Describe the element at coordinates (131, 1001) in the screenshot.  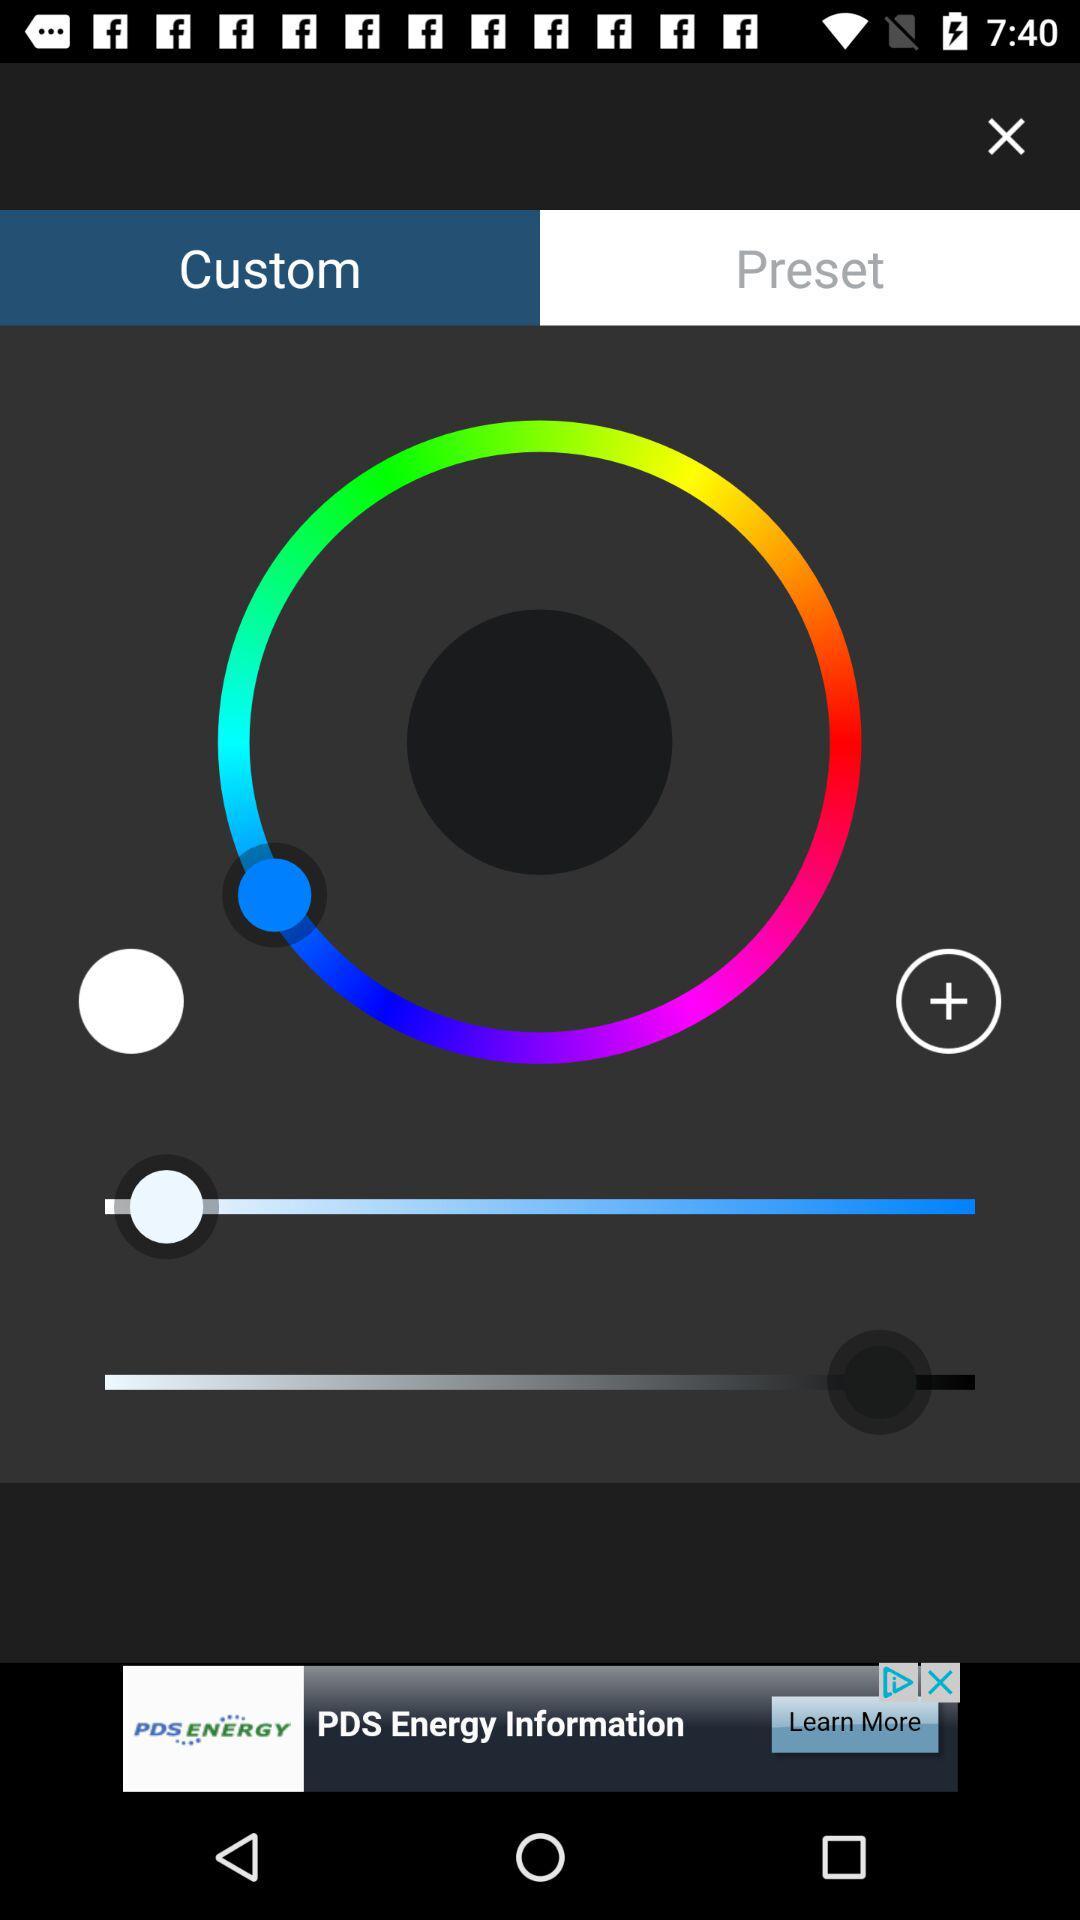
I see `decrease` at that location.